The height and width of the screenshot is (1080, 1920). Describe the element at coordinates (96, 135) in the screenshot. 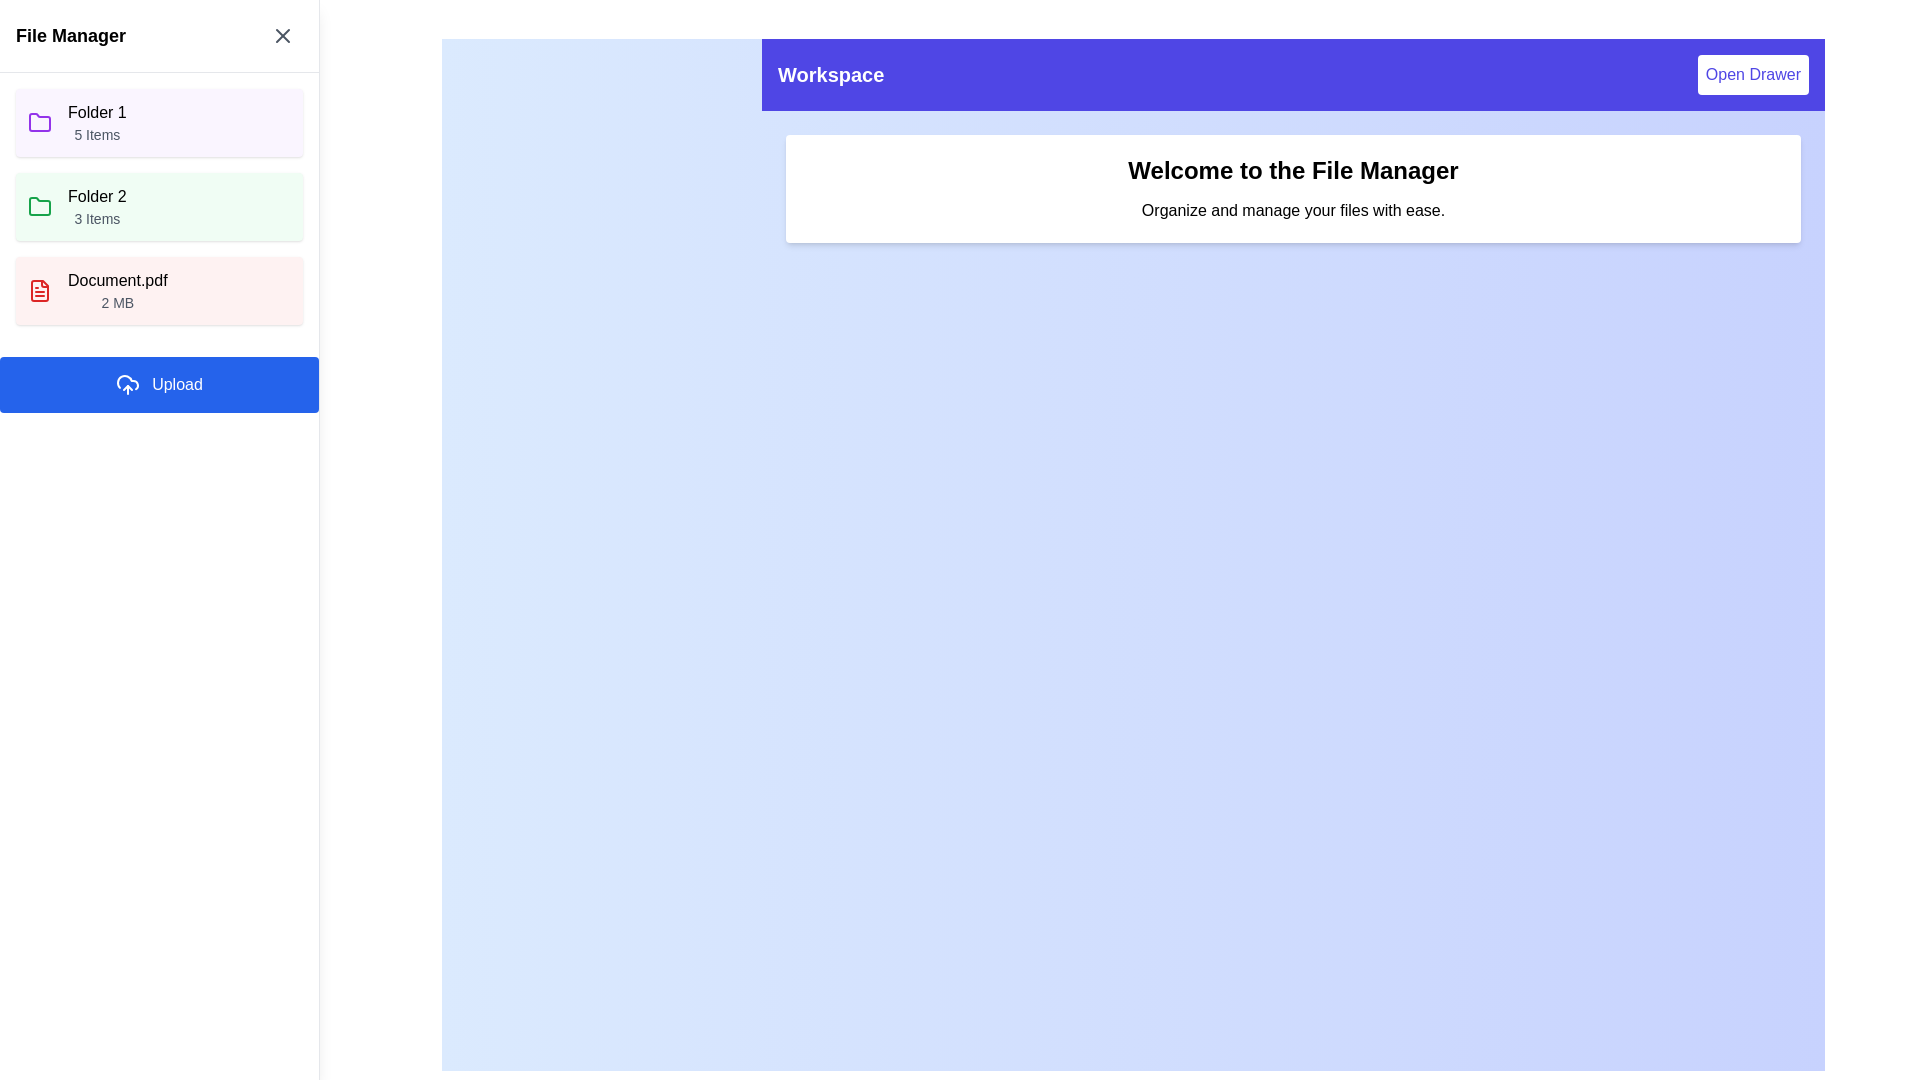

I see `the non-interactive text label that displays metadata about the number of items in 'Folder 1', located directly below the 'Folder 1' text and to the right of the folder icon` at that location.